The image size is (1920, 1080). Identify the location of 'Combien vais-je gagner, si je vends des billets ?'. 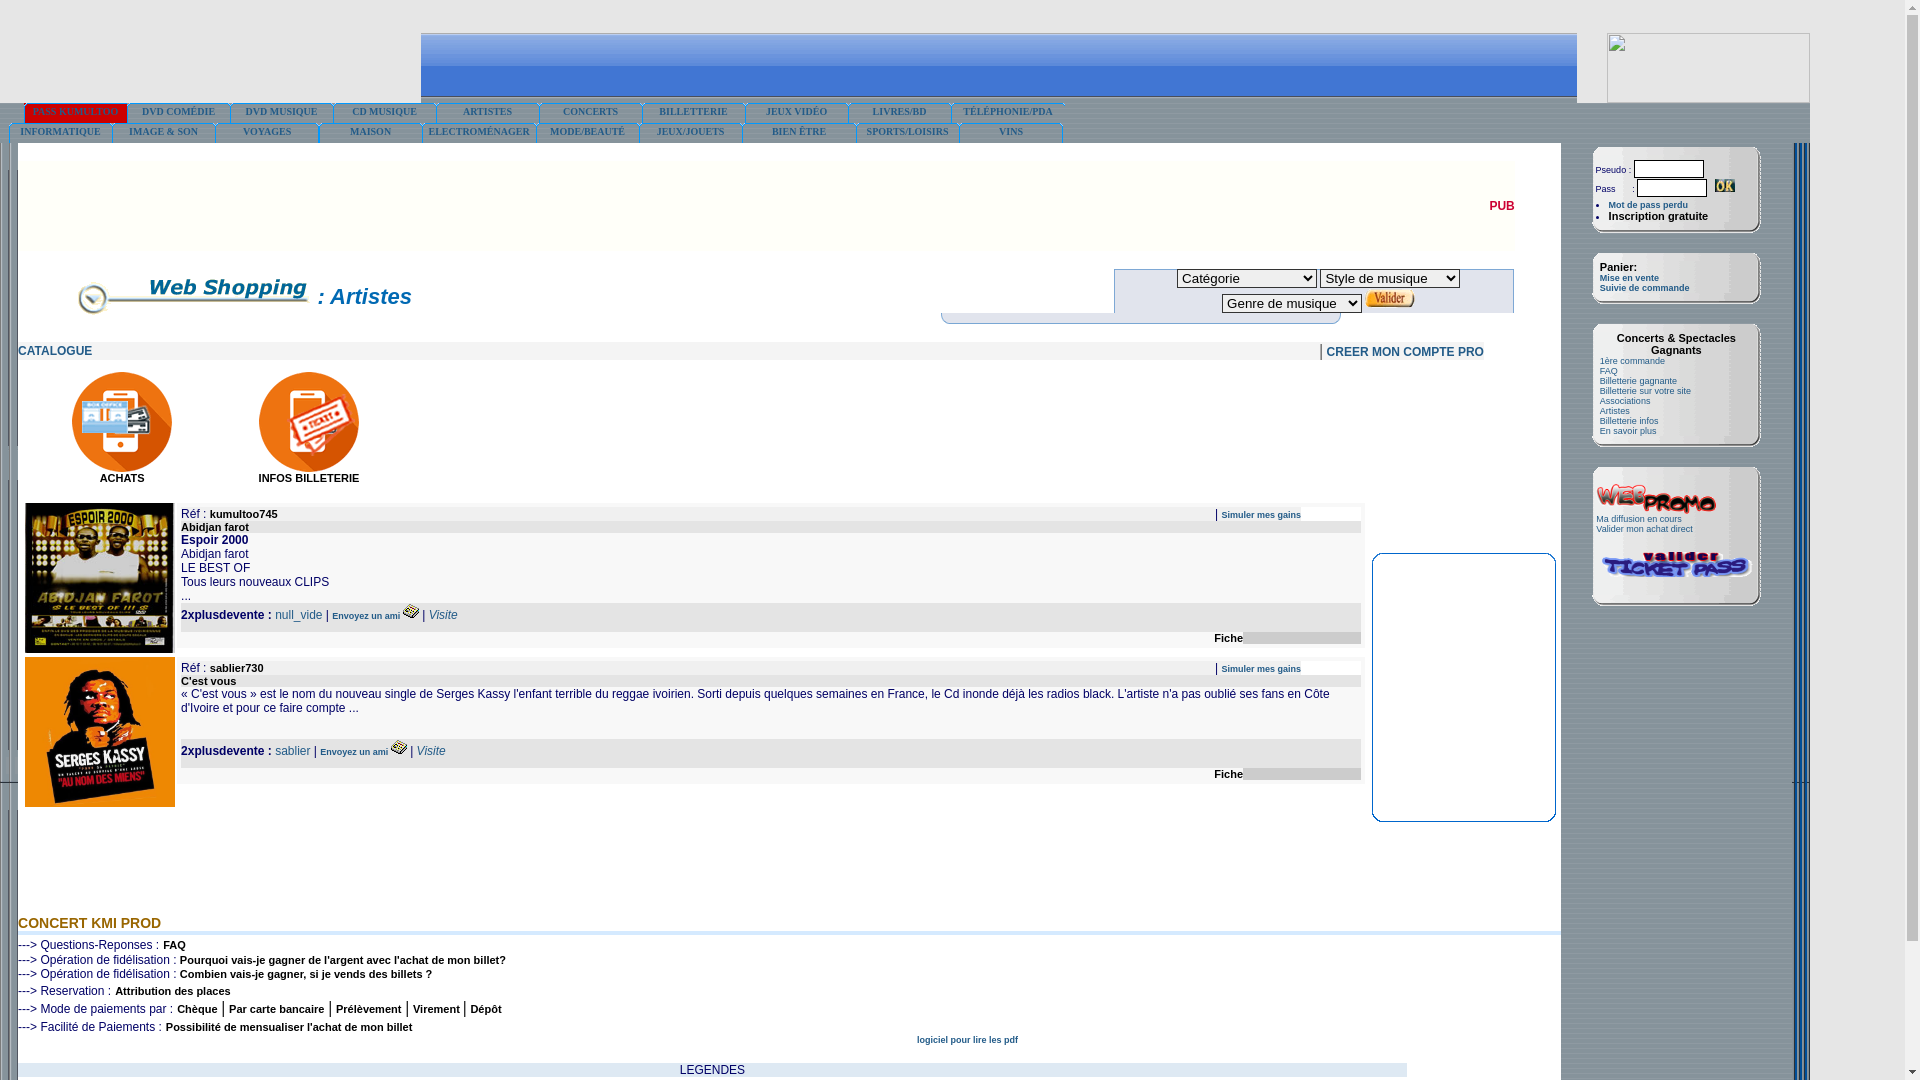
(305, 973).